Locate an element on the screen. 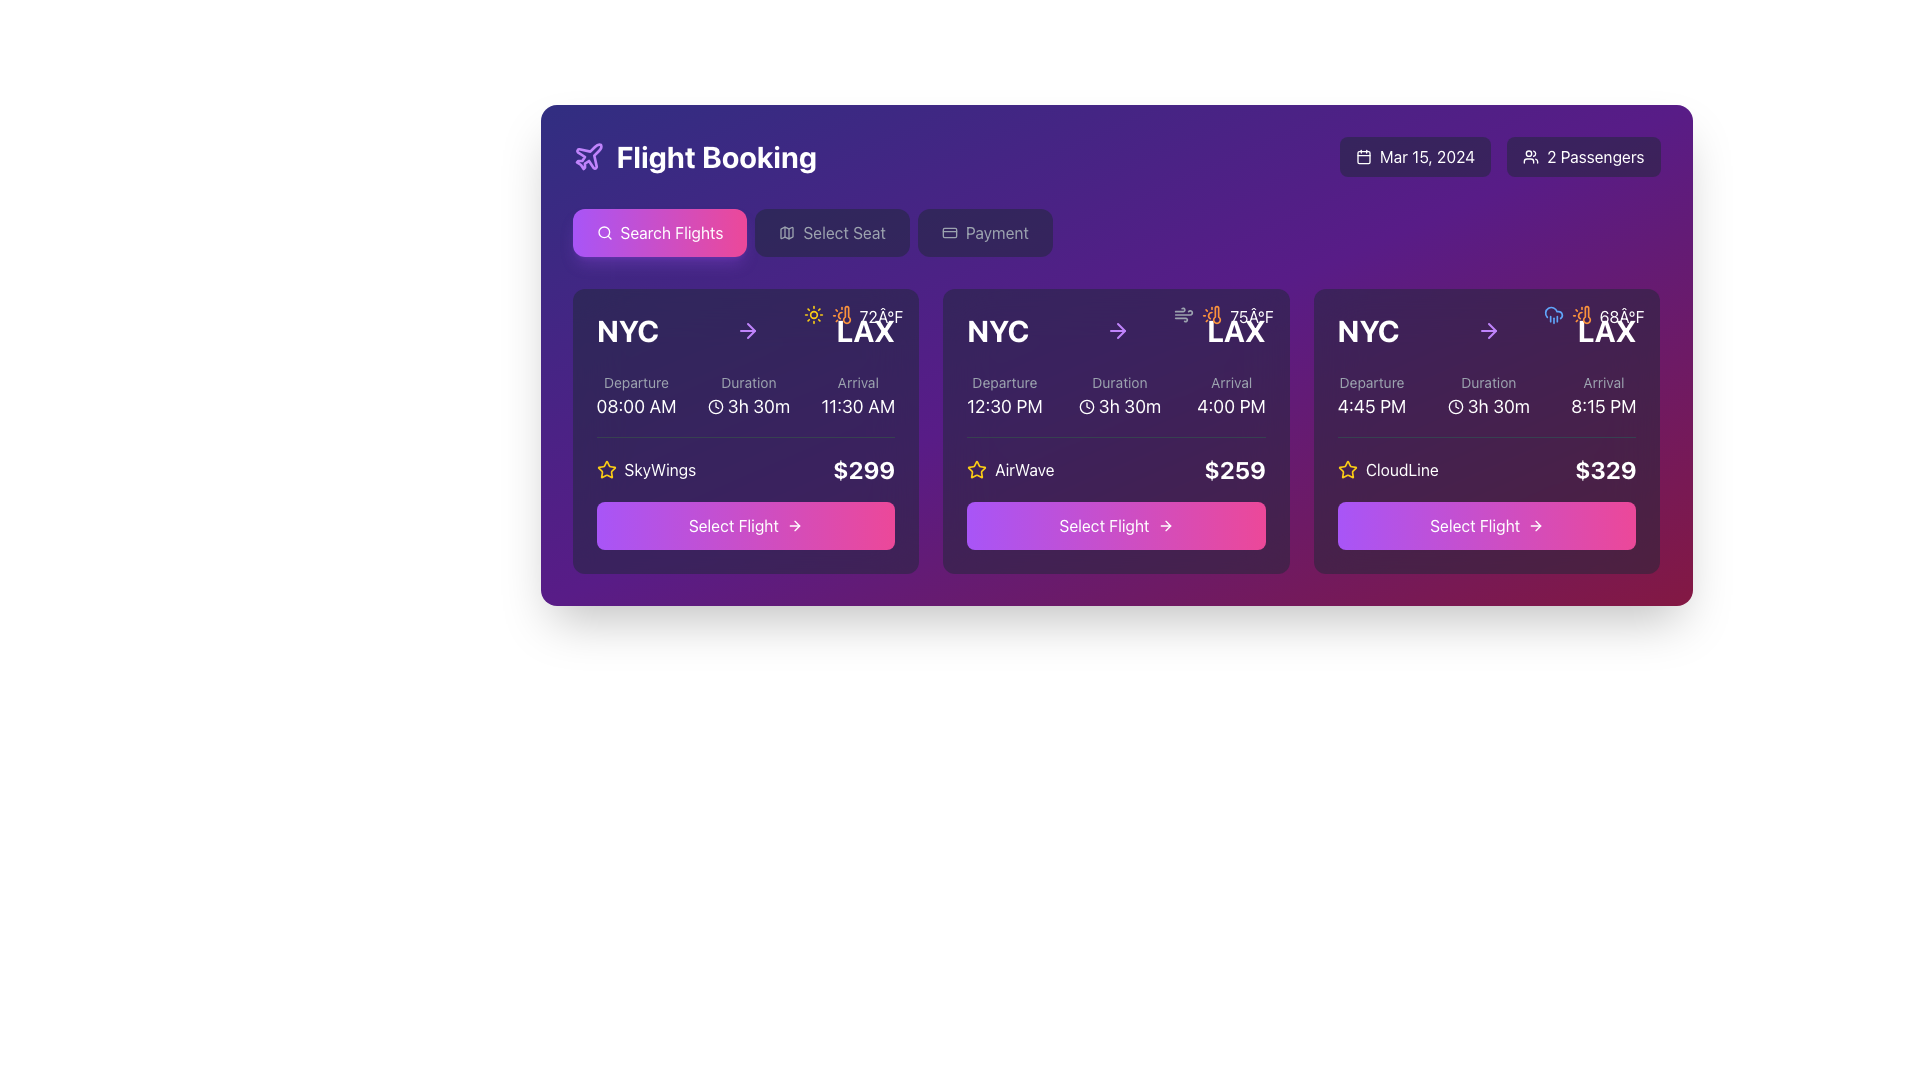  the star icon used for marking or favoriting a flight option is located at coordinates (605, 469).